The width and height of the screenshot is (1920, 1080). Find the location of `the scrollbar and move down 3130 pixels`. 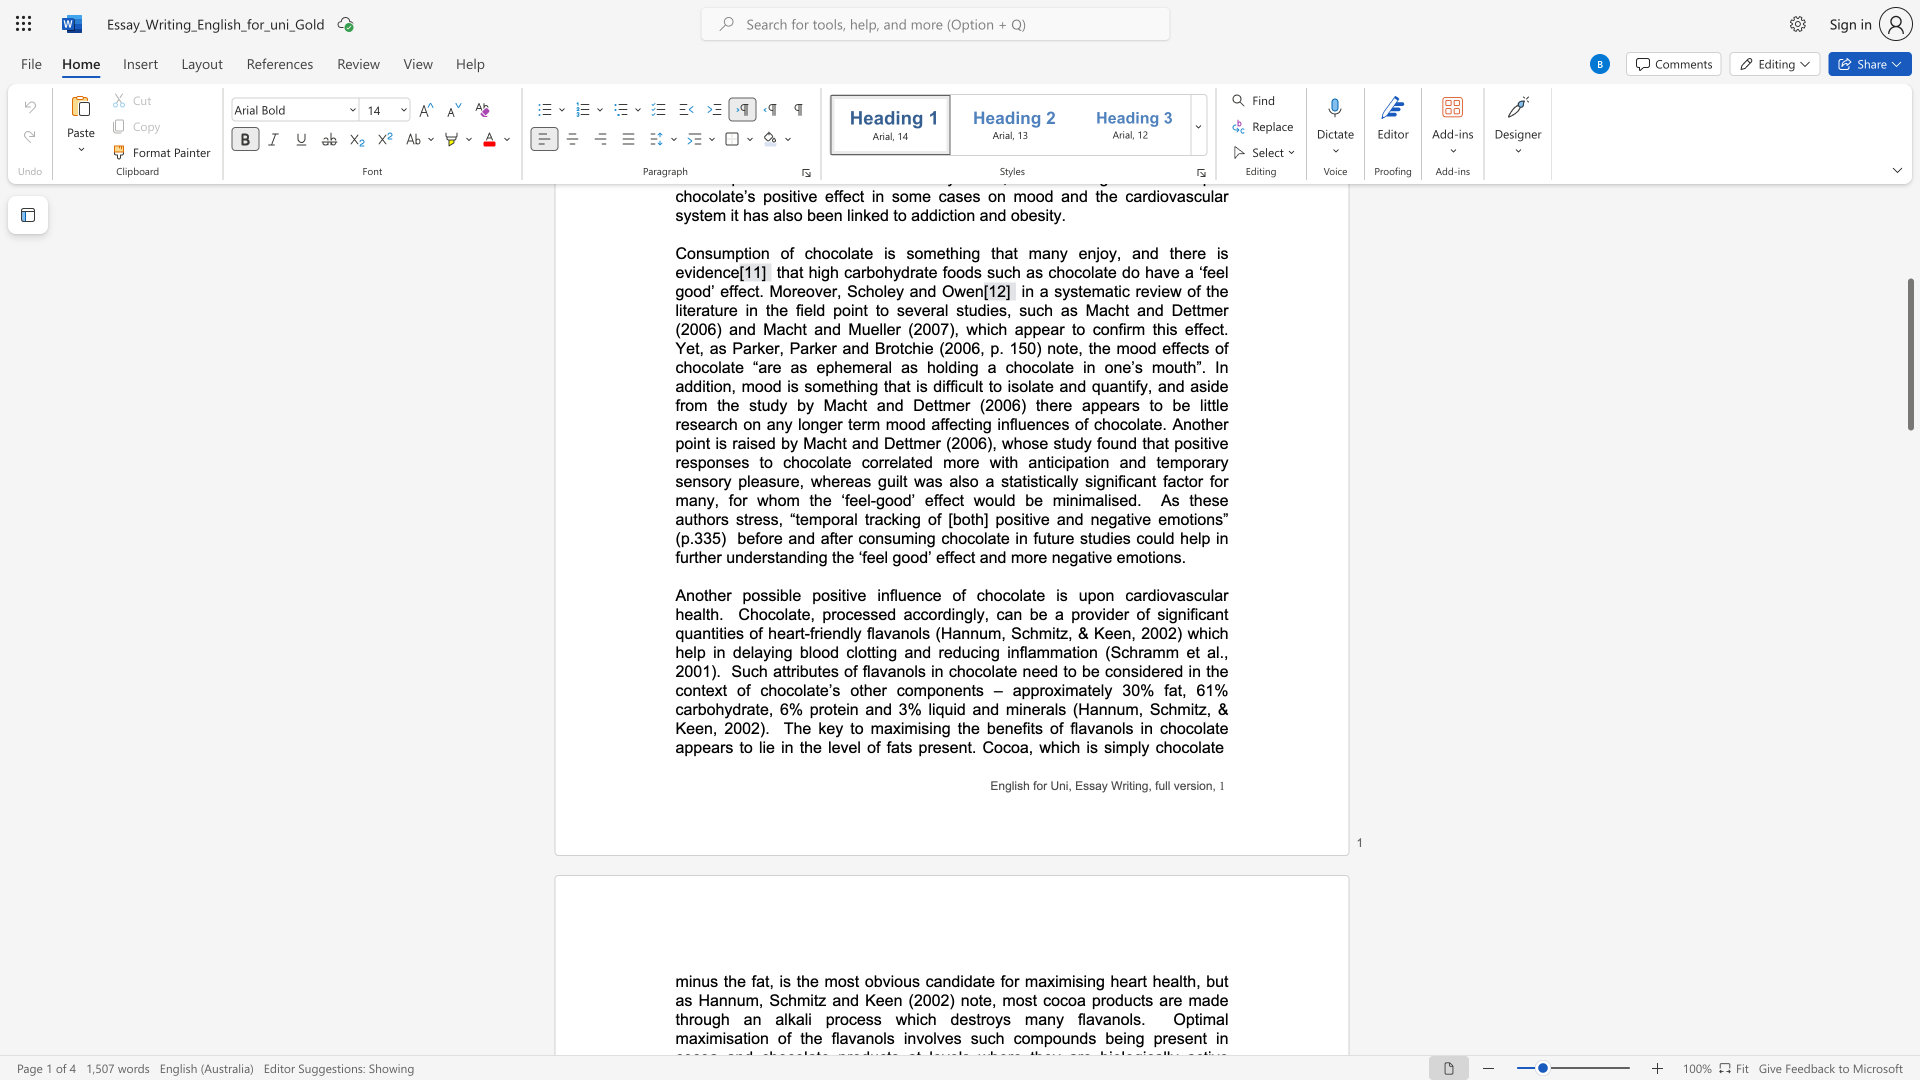

the scrollbar and move down 3130 pixels is located at coordinates (1909, 353).